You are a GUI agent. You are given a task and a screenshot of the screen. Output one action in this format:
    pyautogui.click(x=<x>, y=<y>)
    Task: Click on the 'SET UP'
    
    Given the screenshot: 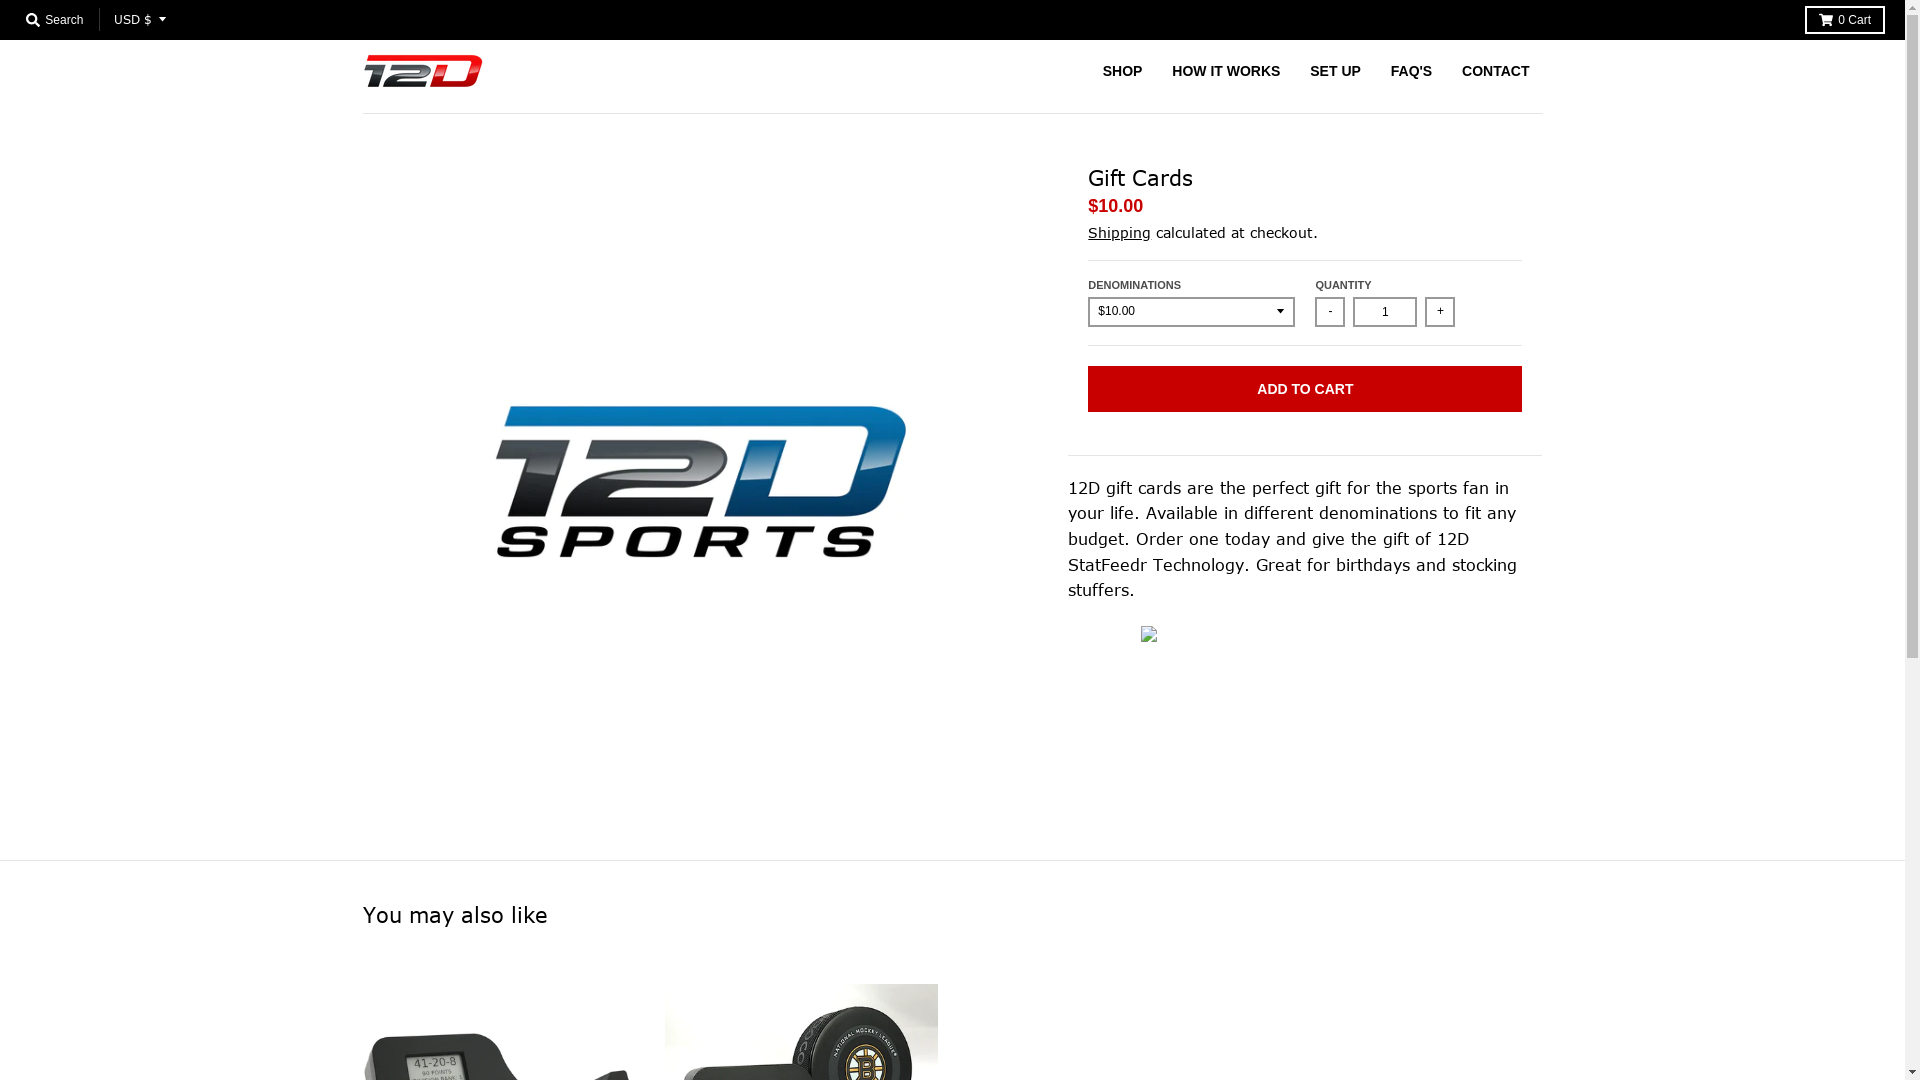 What is the action you would take?
    pyautogui.click(x=1335, y=69)
    